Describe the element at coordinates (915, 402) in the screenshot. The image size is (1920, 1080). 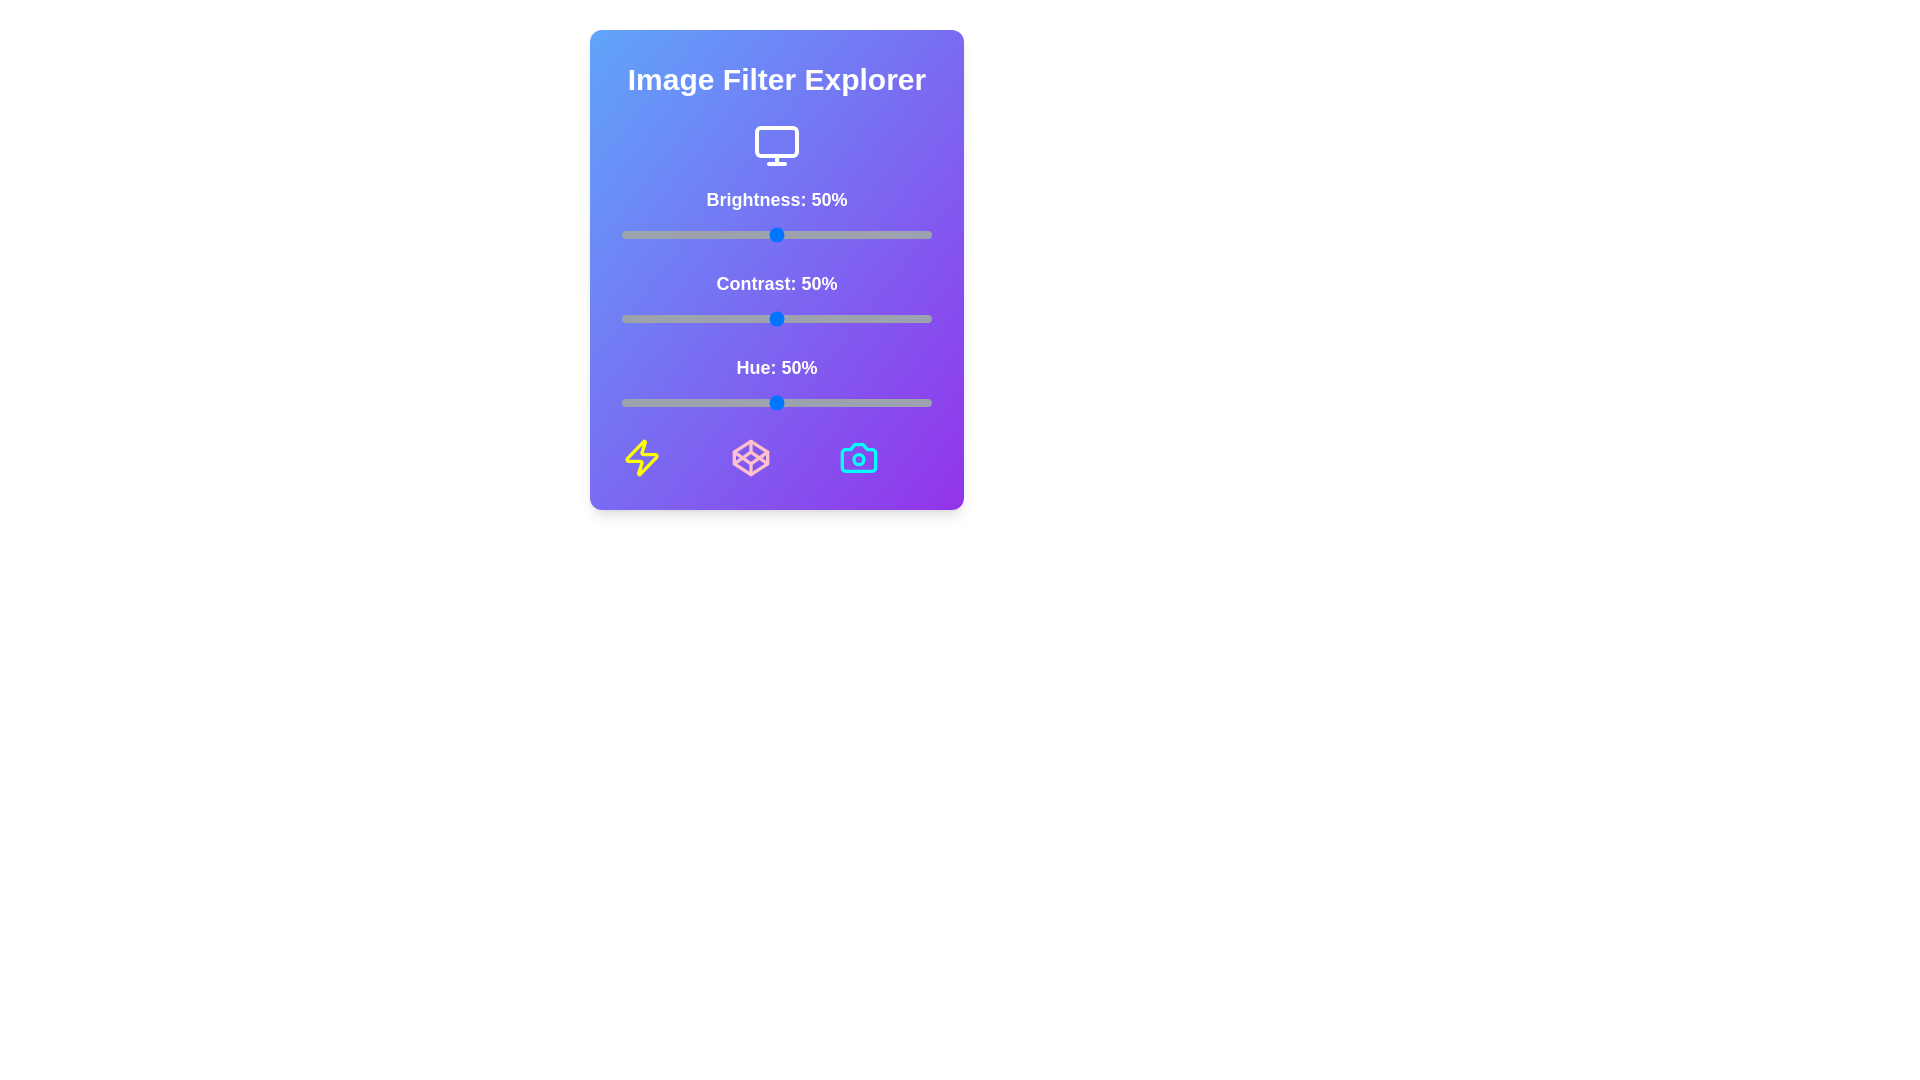
I see `the hue slider to 95%` at that location.